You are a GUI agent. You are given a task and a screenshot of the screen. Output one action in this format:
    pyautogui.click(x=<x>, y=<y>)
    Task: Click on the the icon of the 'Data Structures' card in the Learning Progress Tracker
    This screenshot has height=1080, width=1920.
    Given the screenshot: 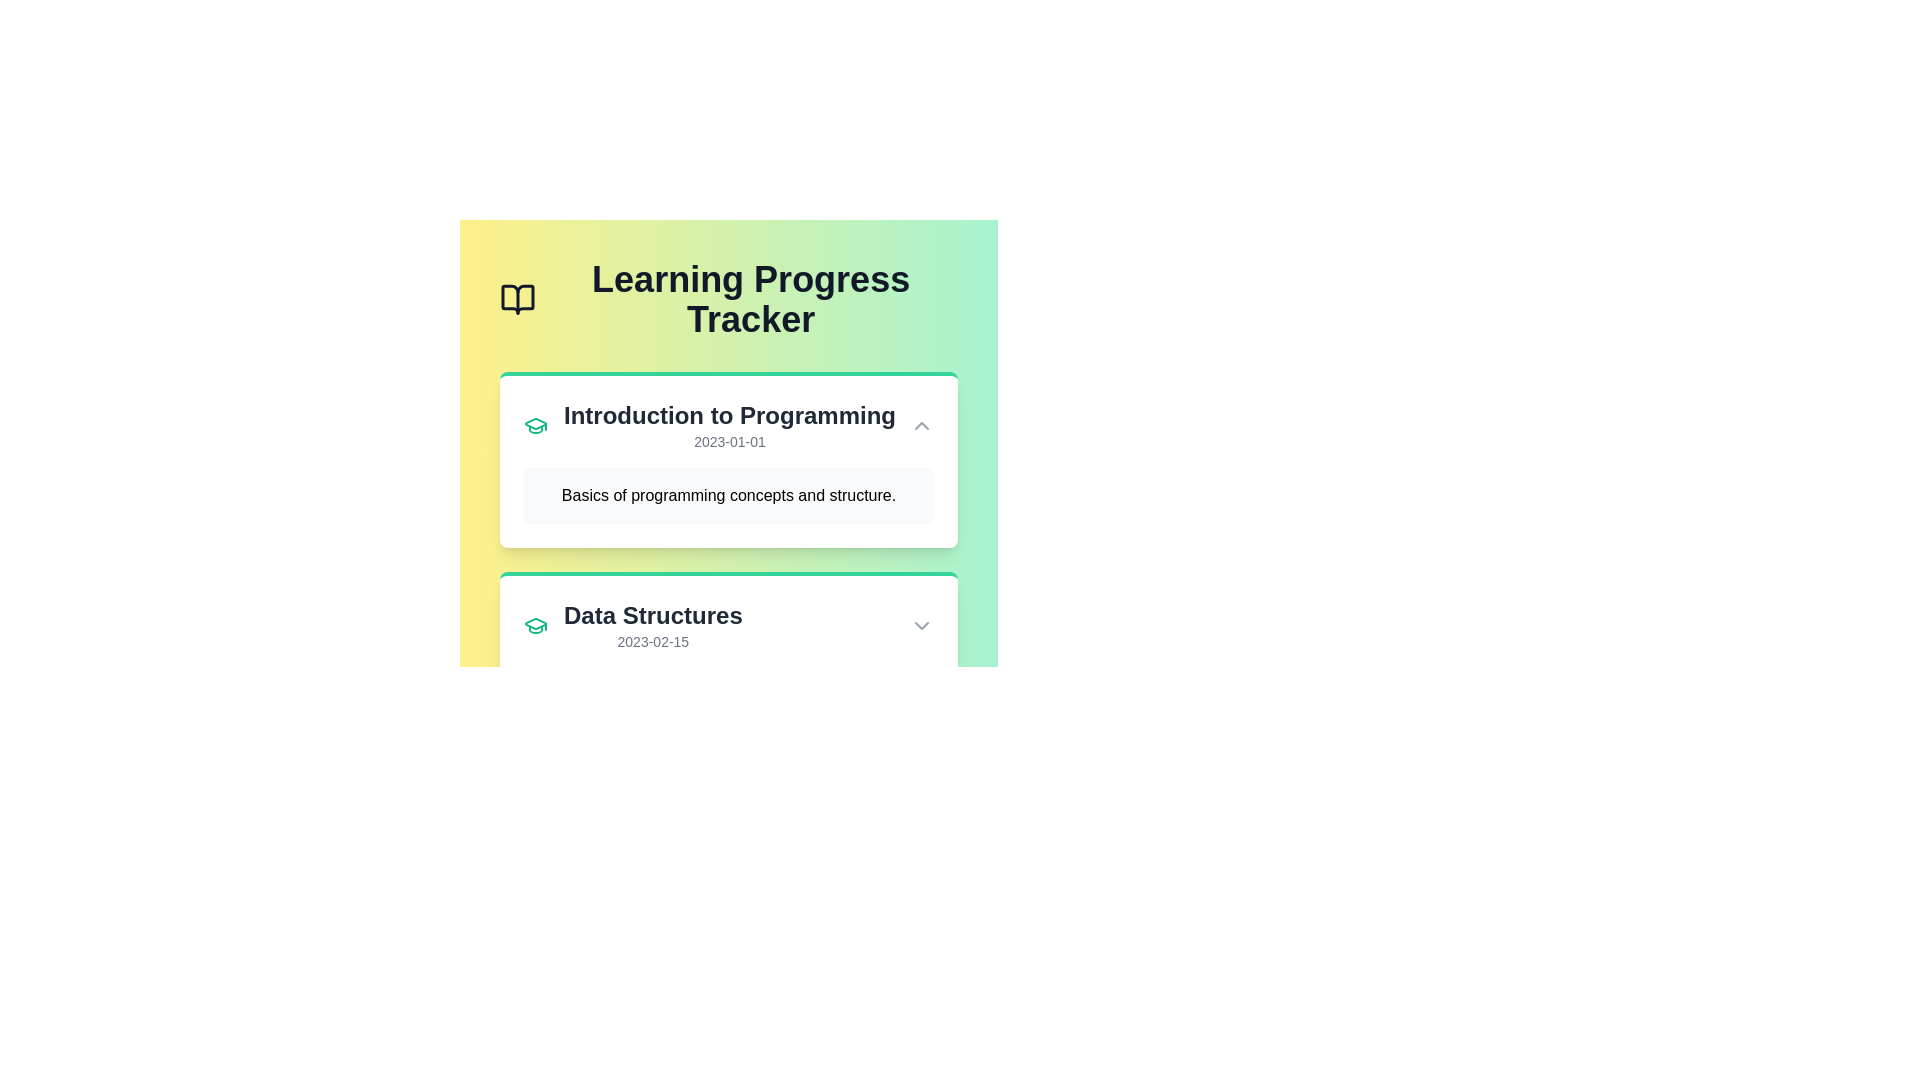 What is the action you would take?
    pyautogui.click(x=728, y=623)
    